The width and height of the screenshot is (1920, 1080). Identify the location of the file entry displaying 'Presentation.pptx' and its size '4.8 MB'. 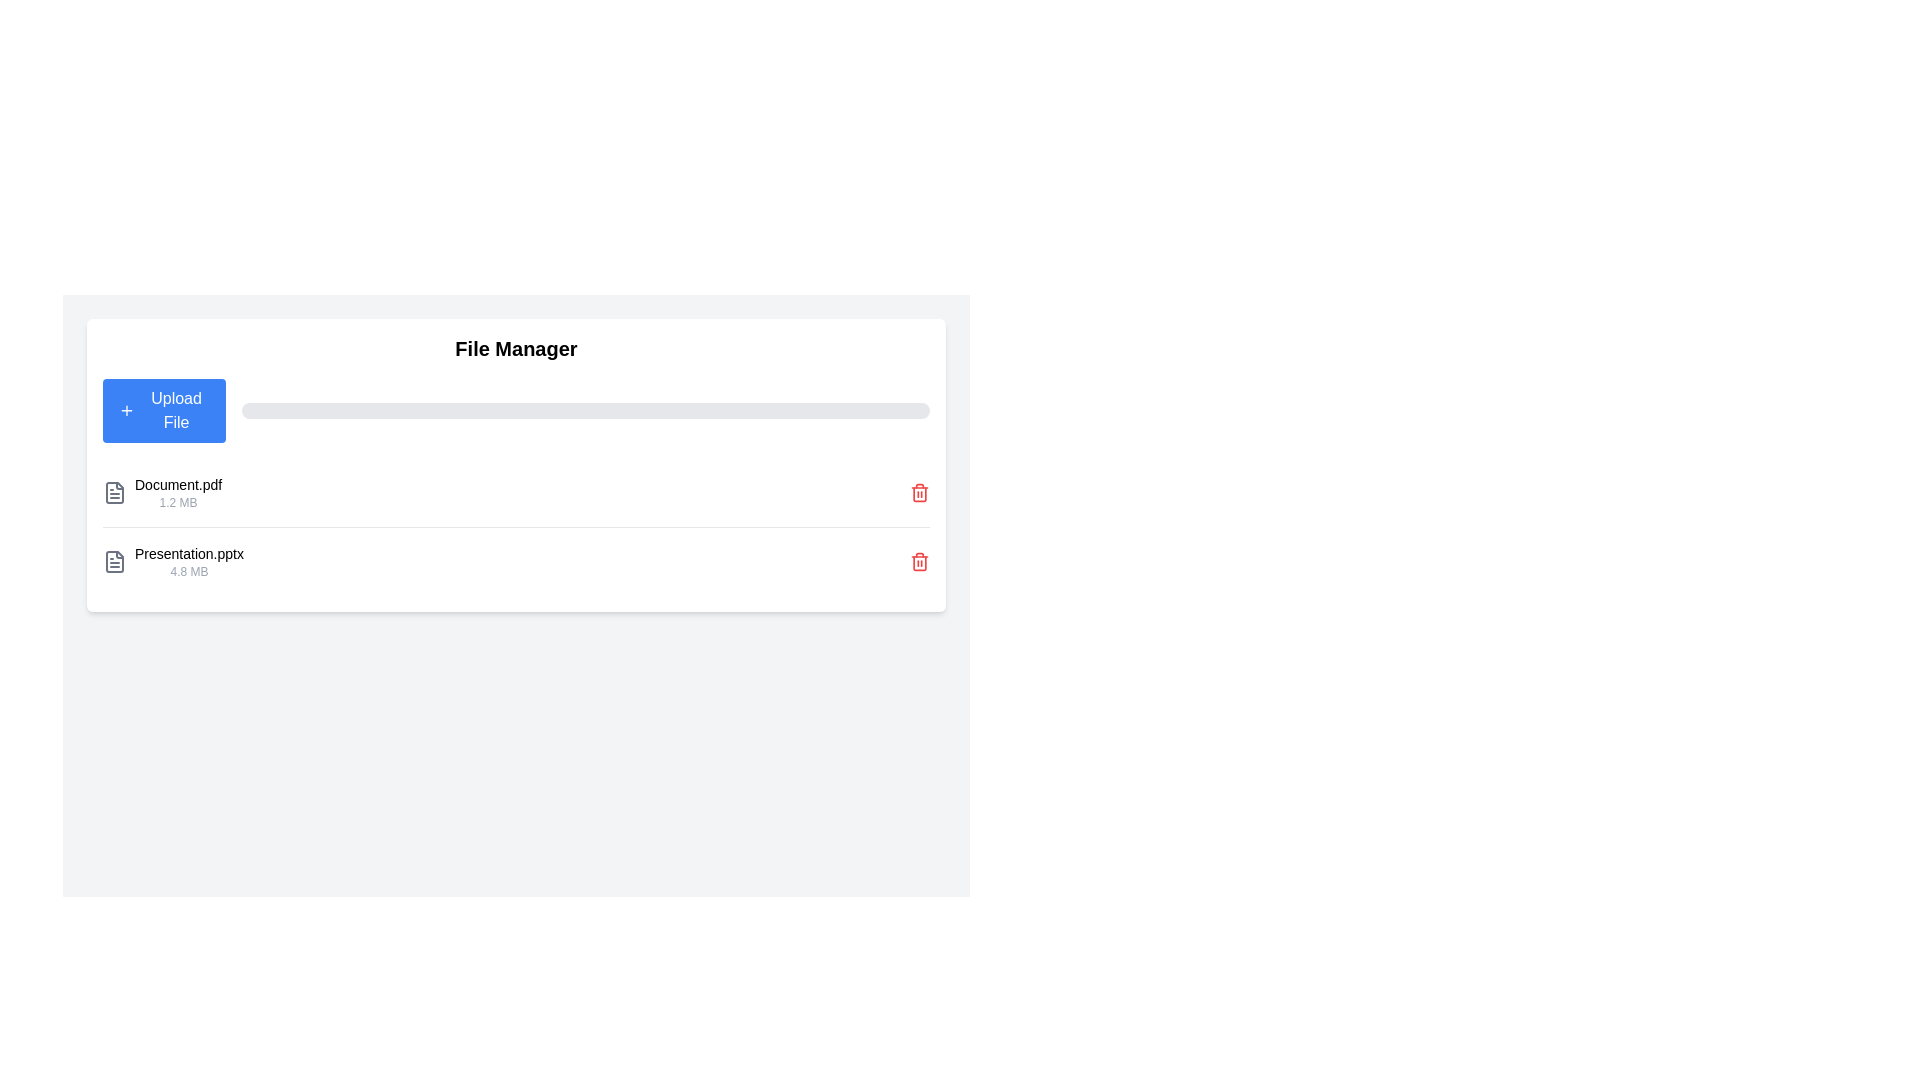
(516, 561).